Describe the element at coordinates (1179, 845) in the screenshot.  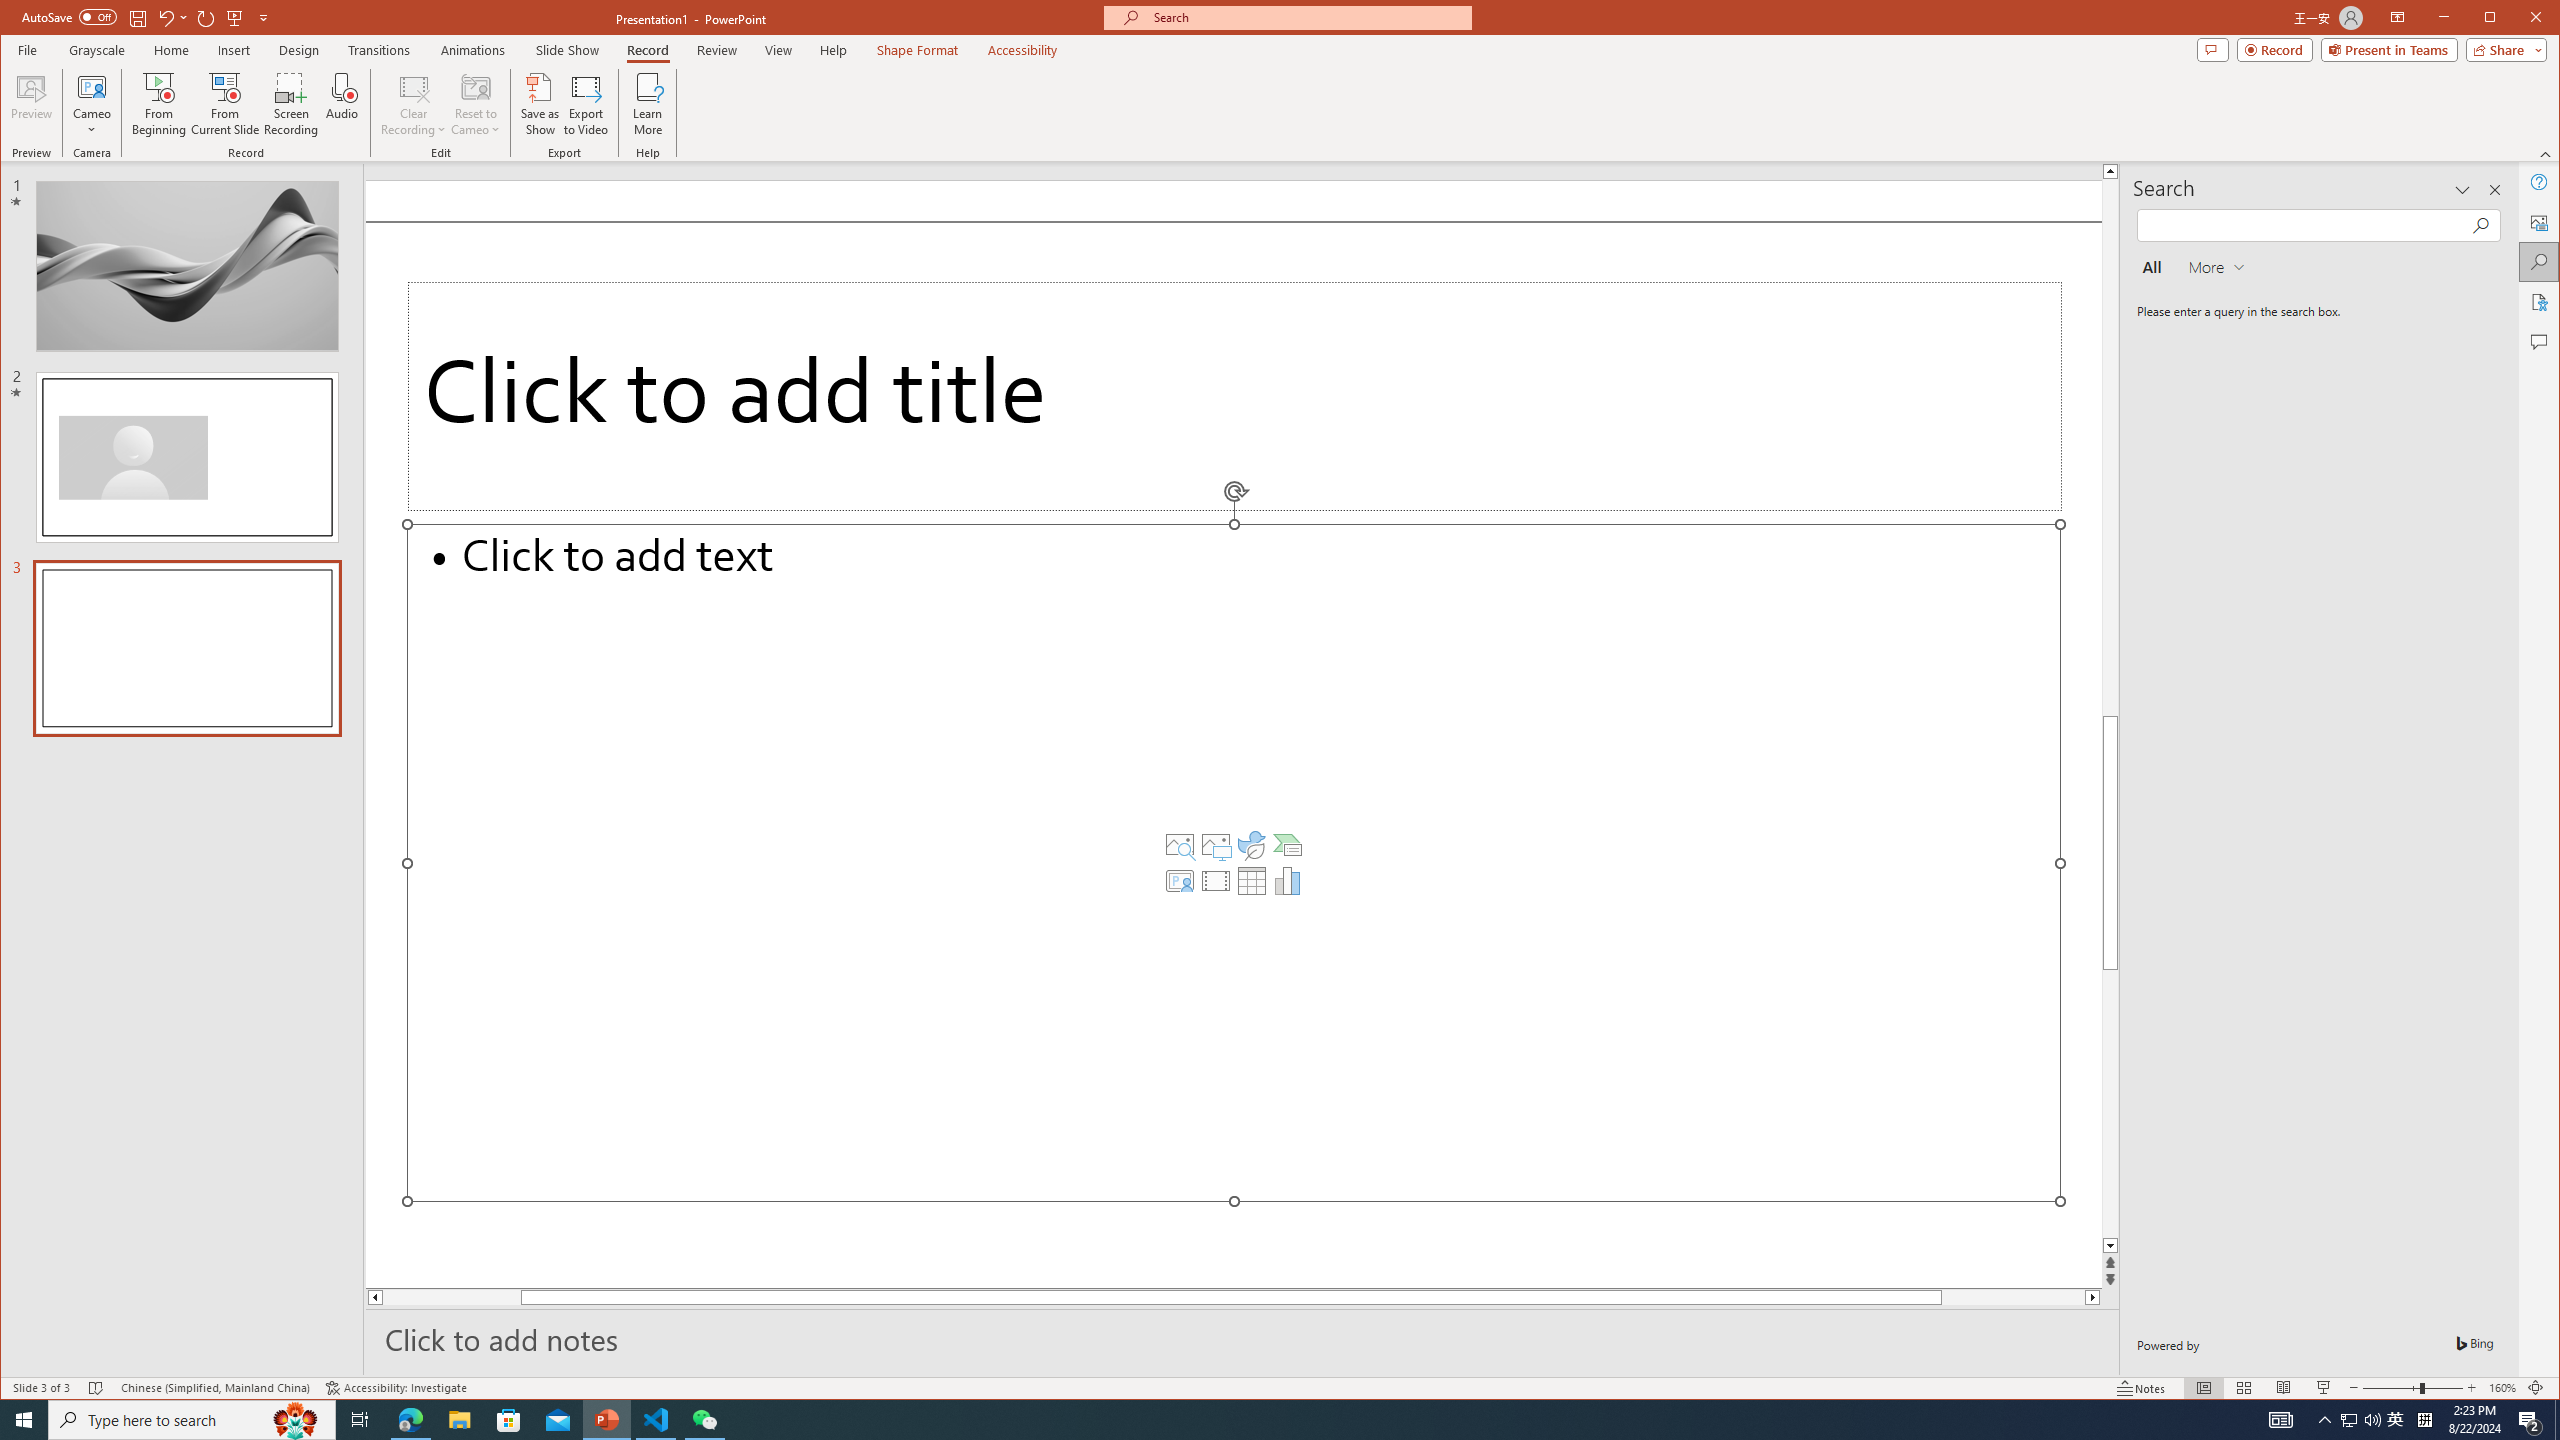
I see `'Stock Images'` at that location.